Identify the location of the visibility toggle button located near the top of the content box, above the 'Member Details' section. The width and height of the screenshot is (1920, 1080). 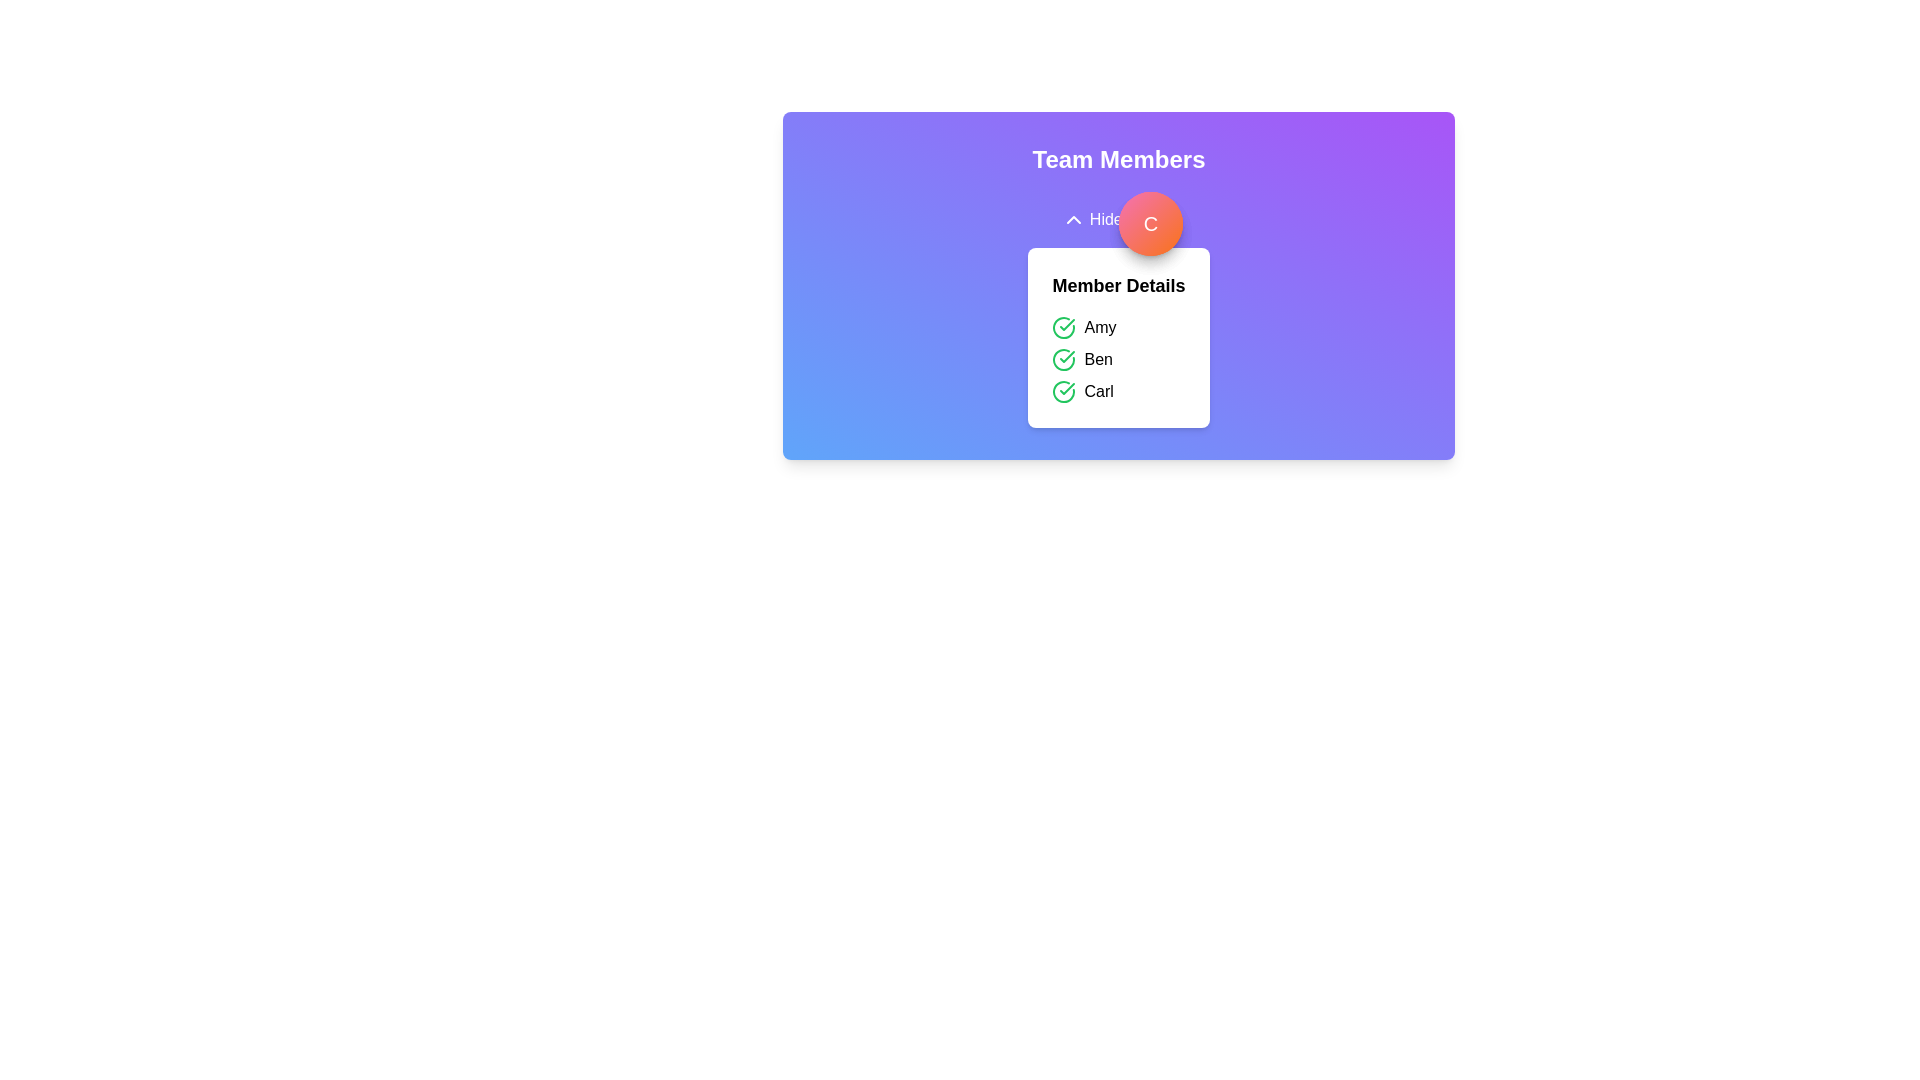
(1117, 219).